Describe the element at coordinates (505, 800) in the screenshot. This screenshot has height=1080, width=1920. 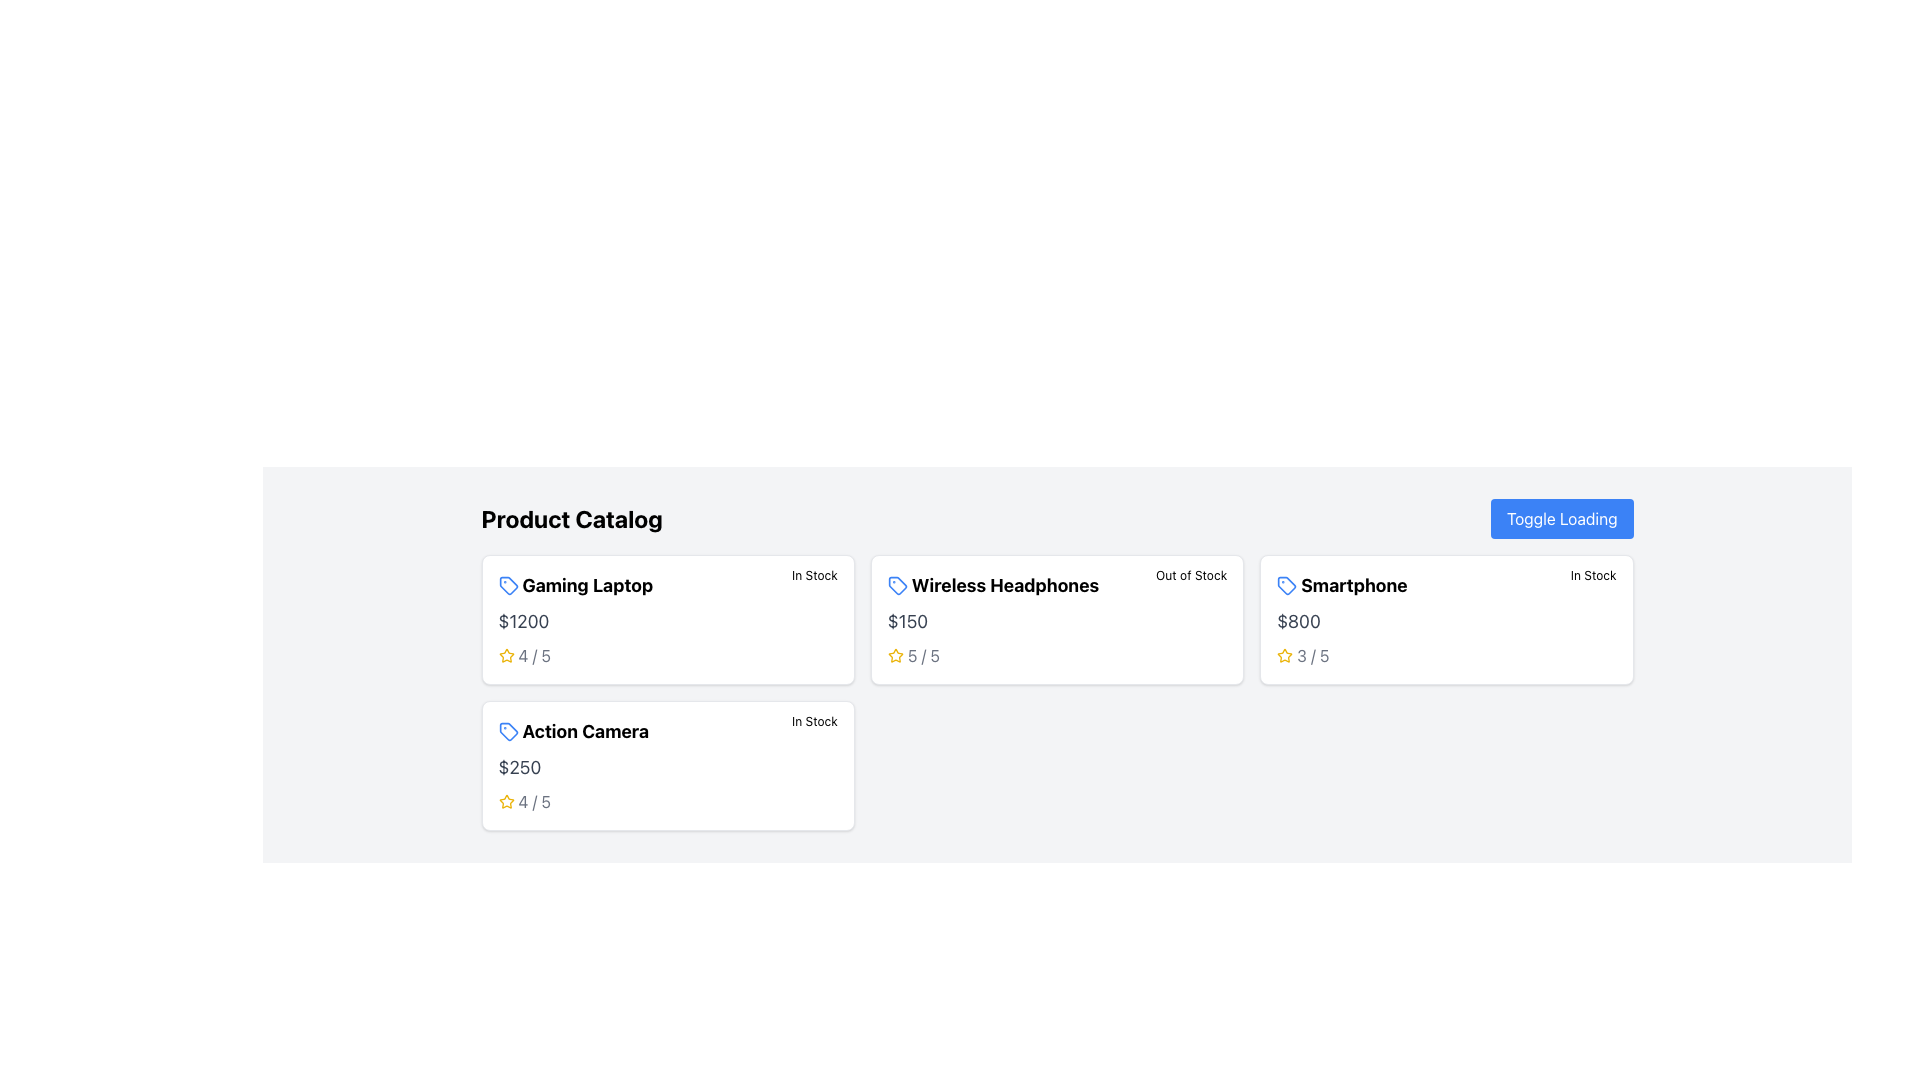
I see `the first gold star icon used for rating in the 'Action Camera' product card located in the bottom-left corner of the product catalog grid` at that location.